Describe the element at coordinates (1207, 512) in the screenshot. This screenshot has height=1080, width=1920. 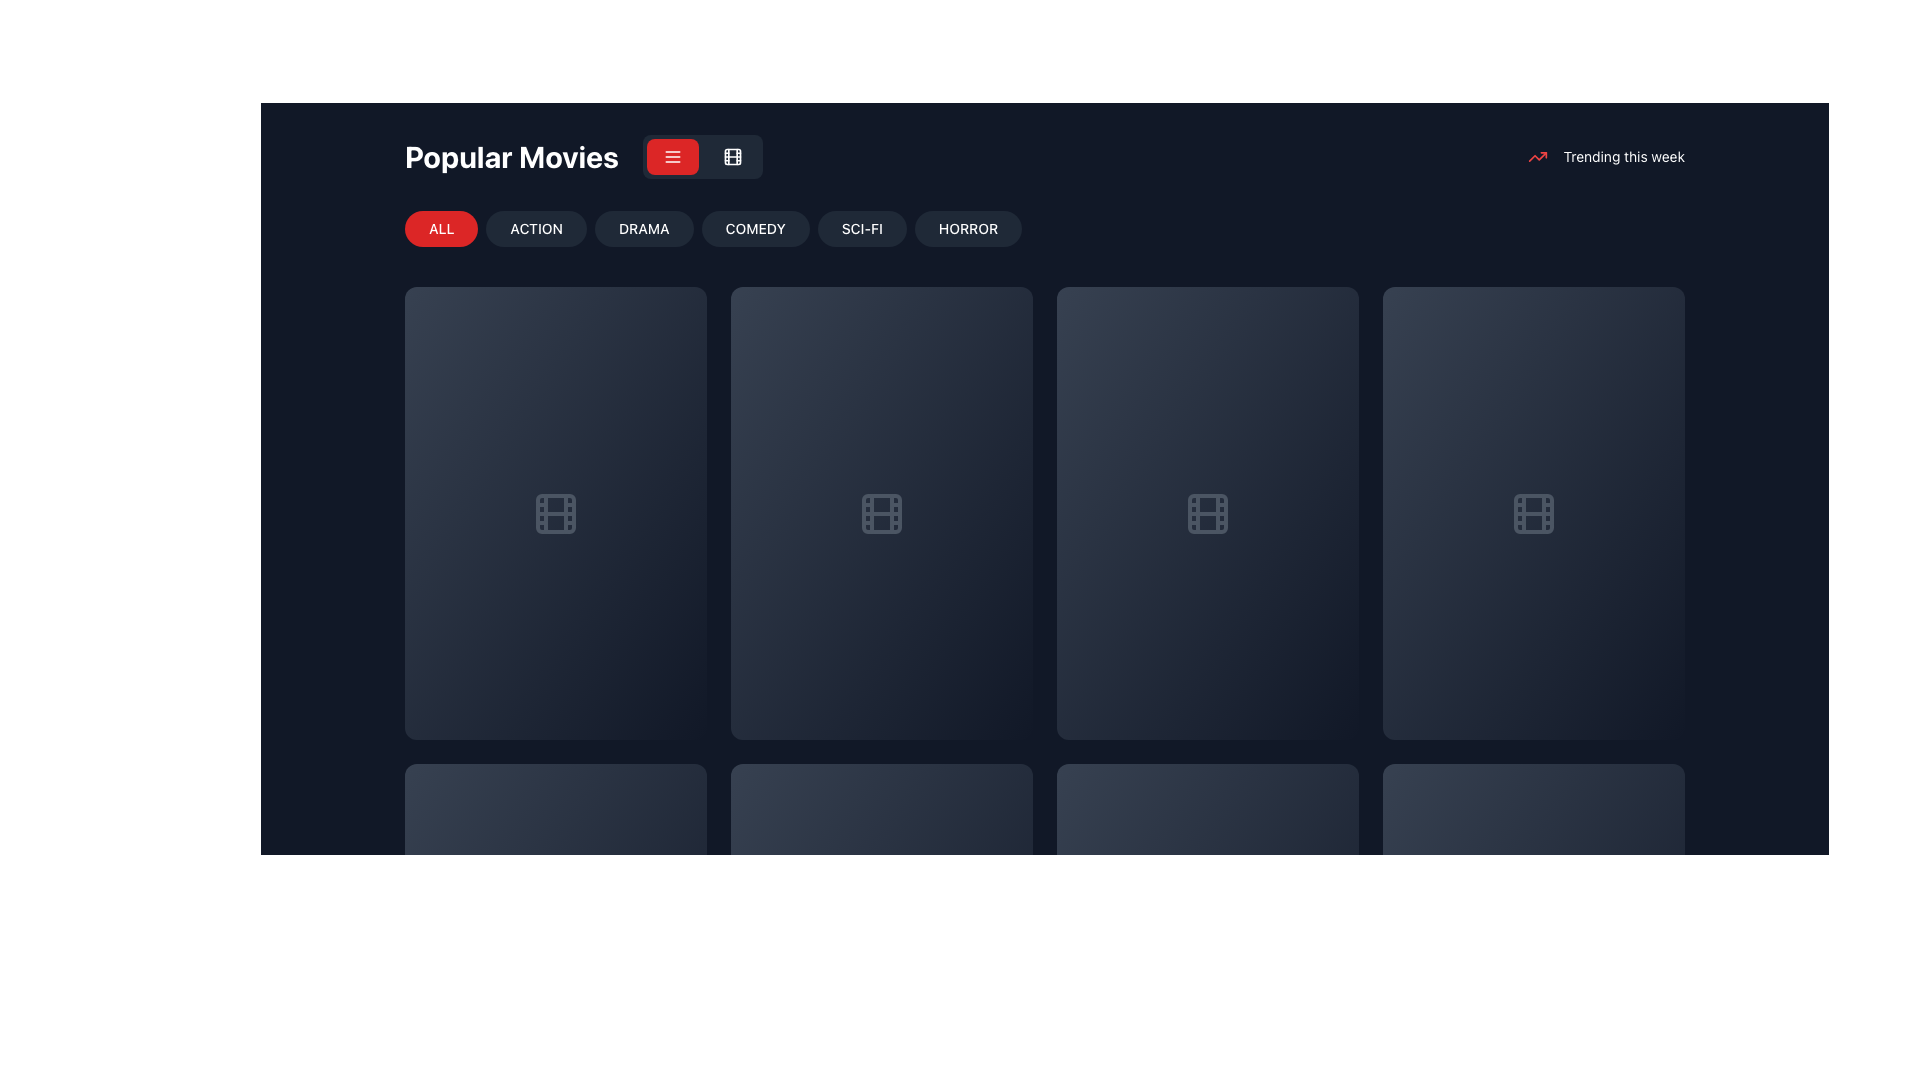
I see `the media icon located in the second row and third column of the grid layout, which visually represents a movie or media item` at that location.